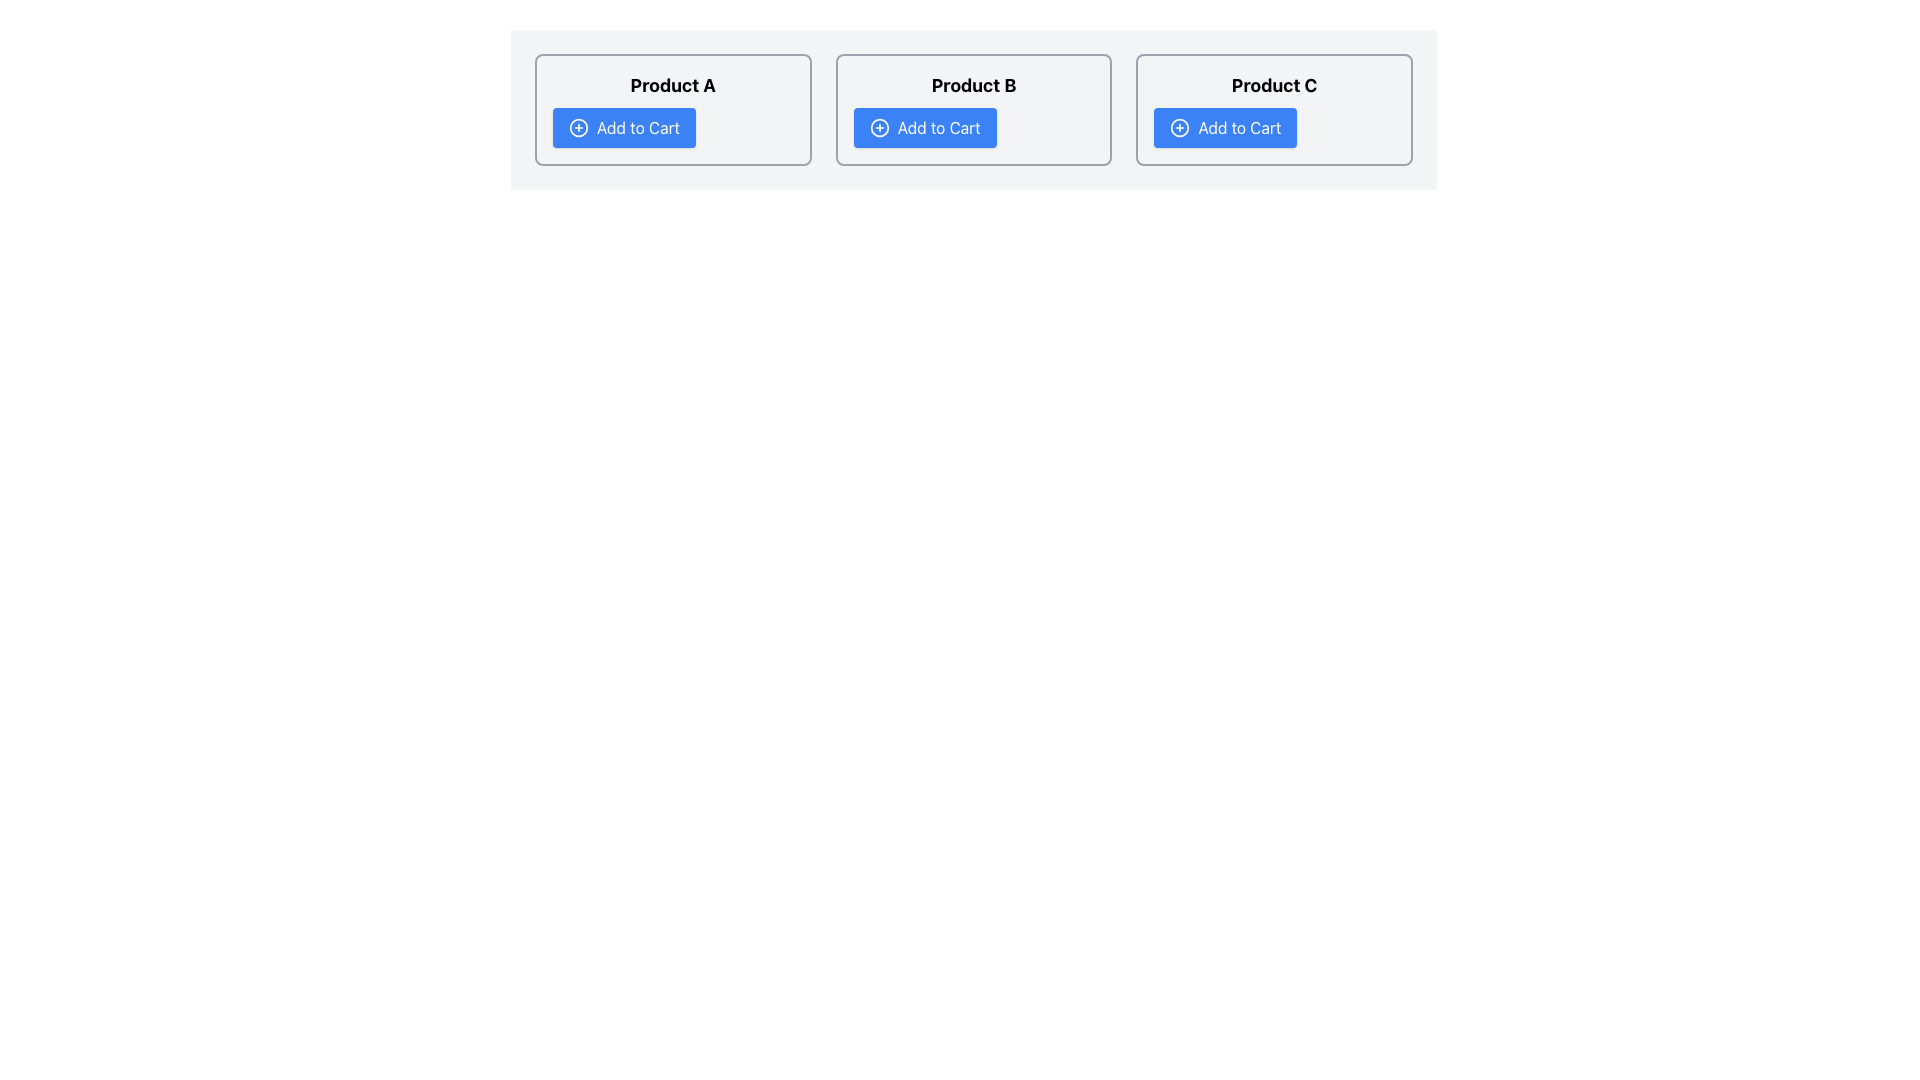  What do you see at coordinates (578, 127) in the screenshot?
I see `the 'Add to Cart' icon, which is located on the left side of the button labeled 'Add to Cart'` at bounding box center [578, 127].